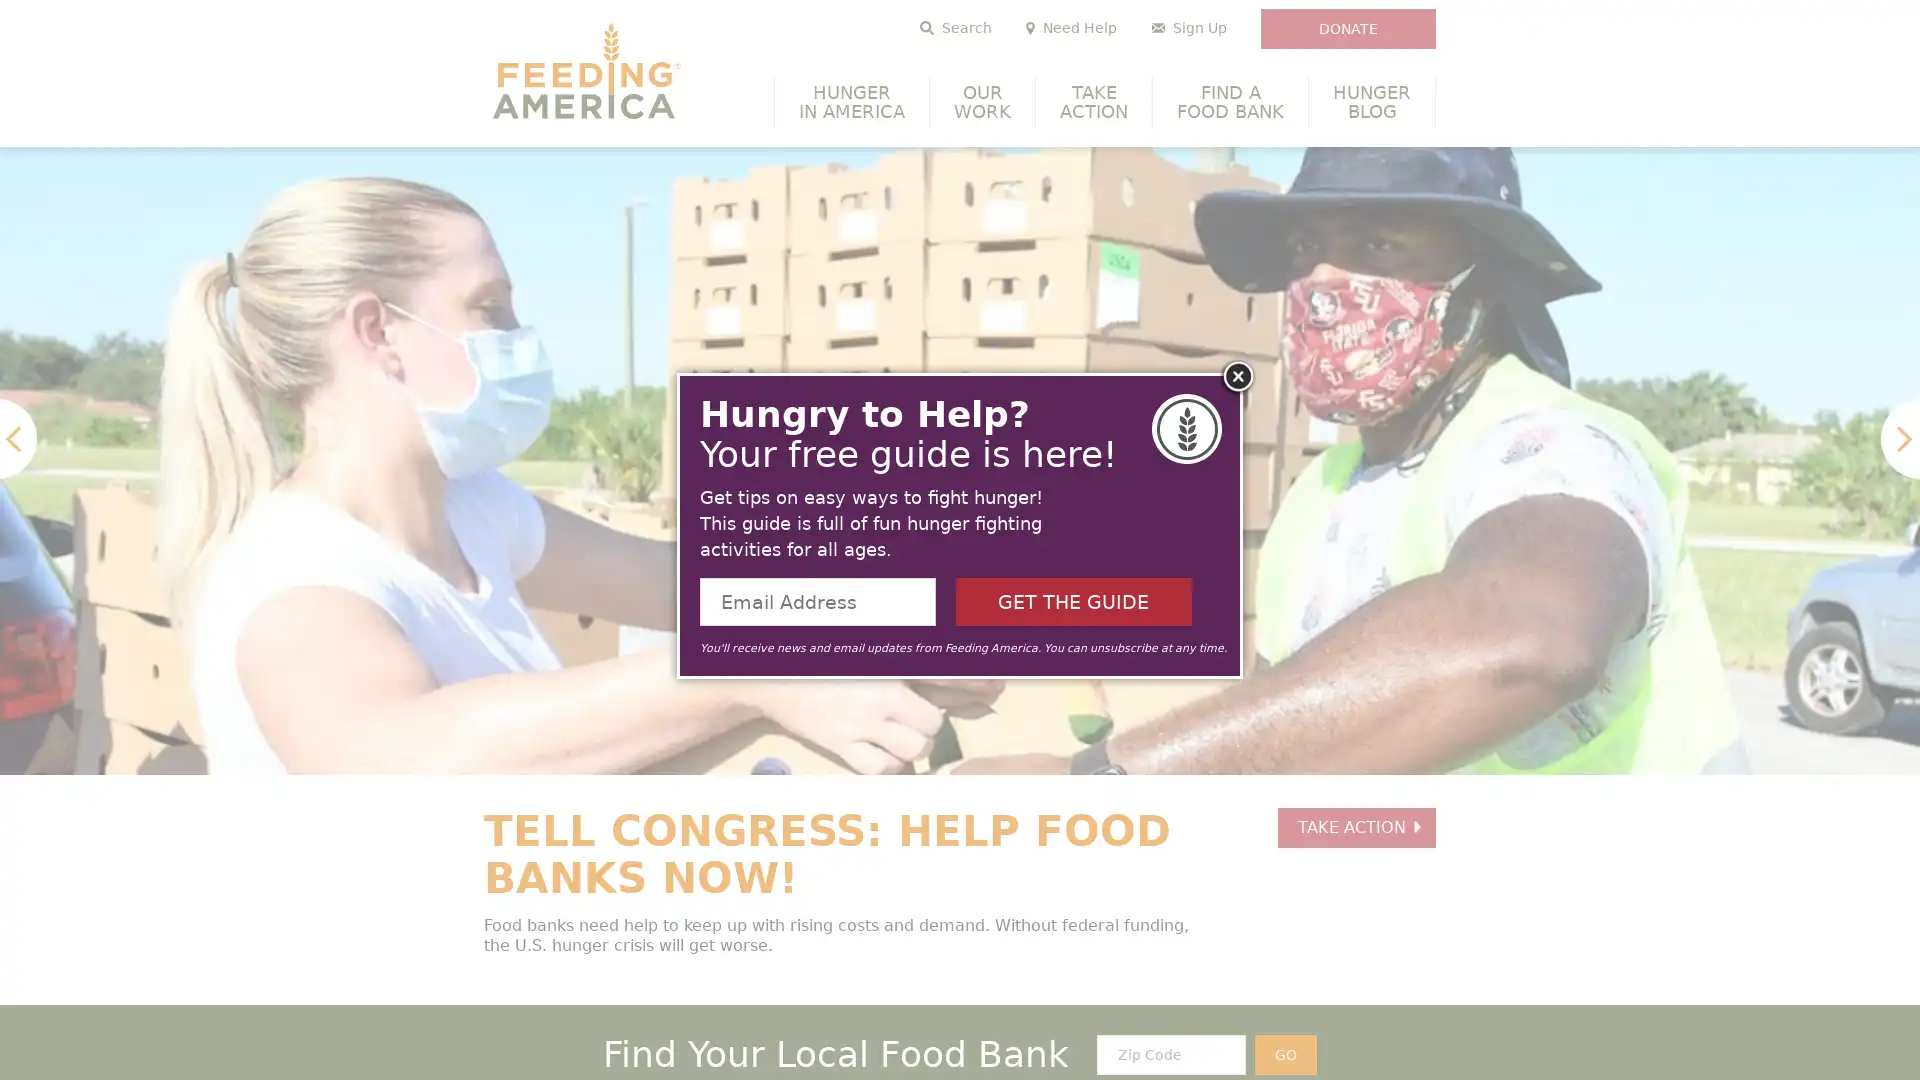  I want to click on GET THE GUIDE, so click(1072, 600).